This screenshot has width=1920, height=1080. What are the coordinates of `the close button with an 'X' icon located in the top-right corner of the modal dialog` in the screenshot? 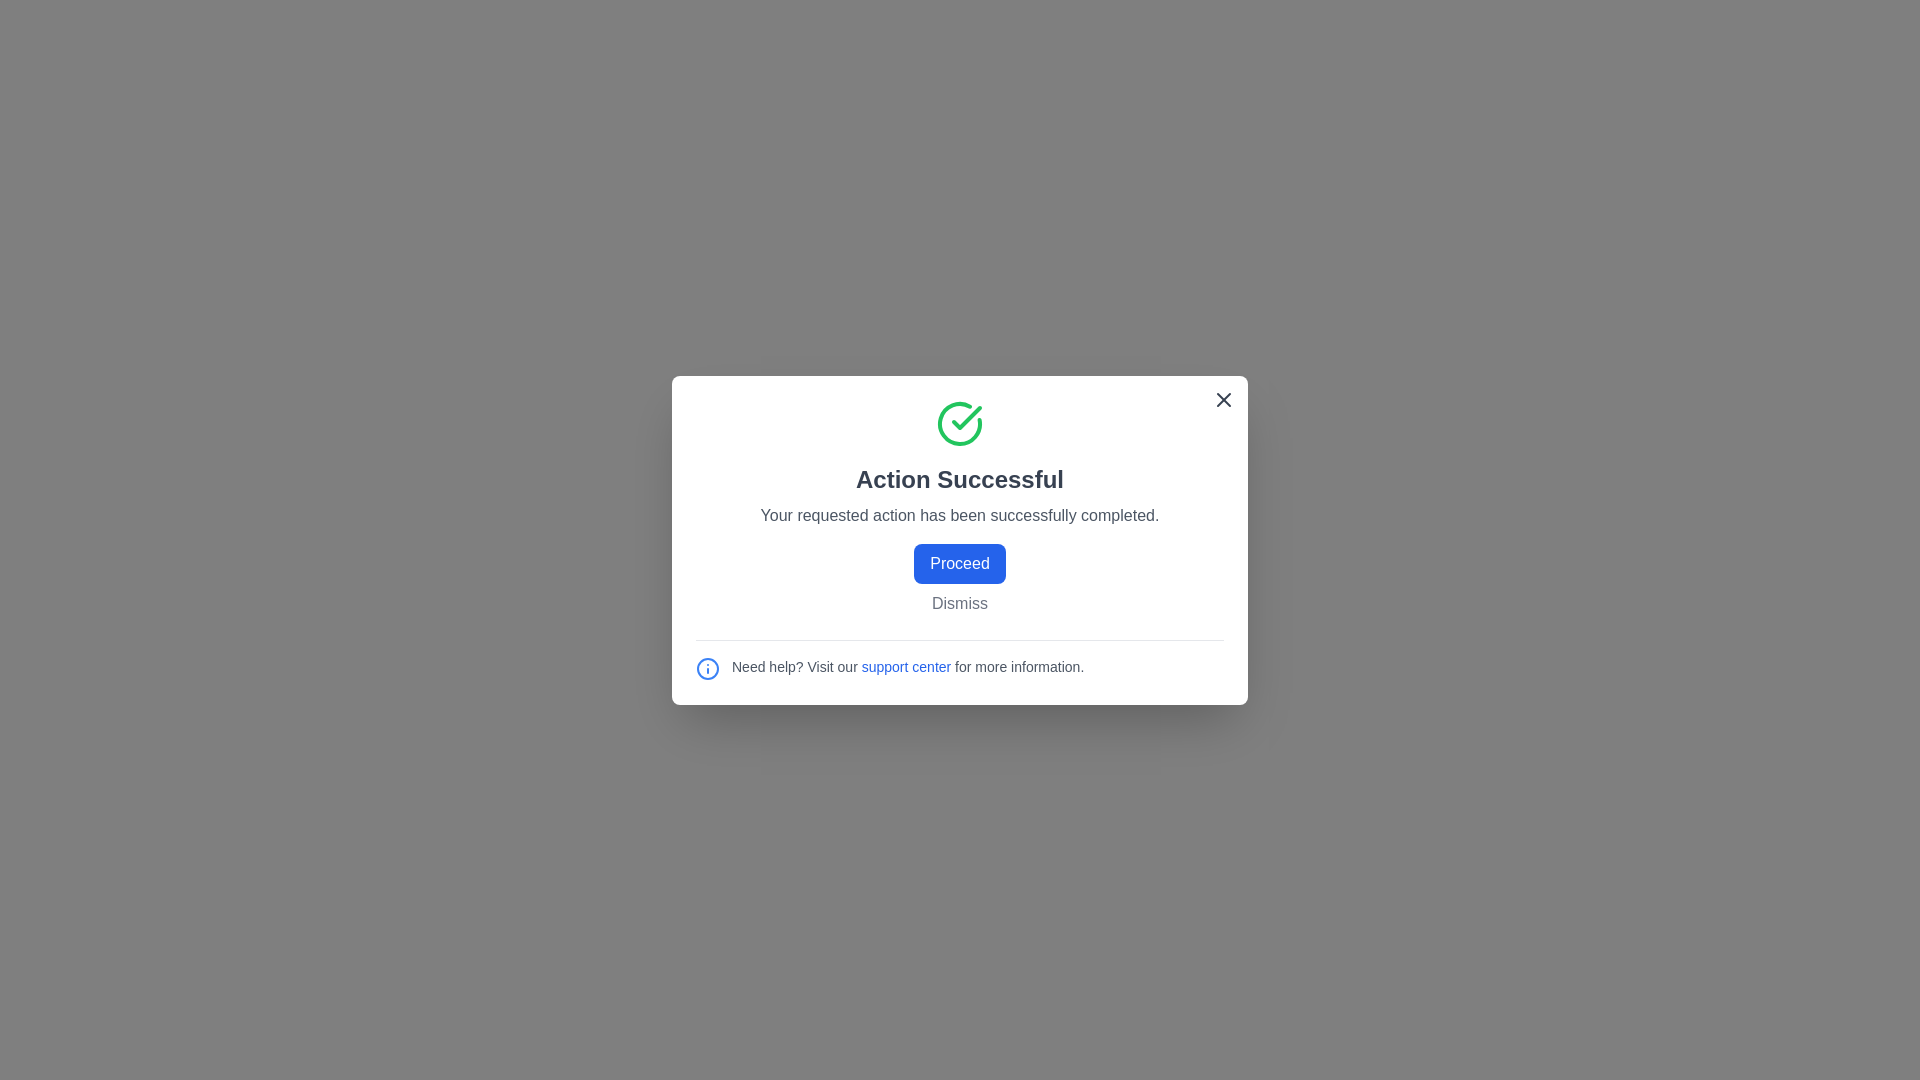 It's located at (1223, 398).